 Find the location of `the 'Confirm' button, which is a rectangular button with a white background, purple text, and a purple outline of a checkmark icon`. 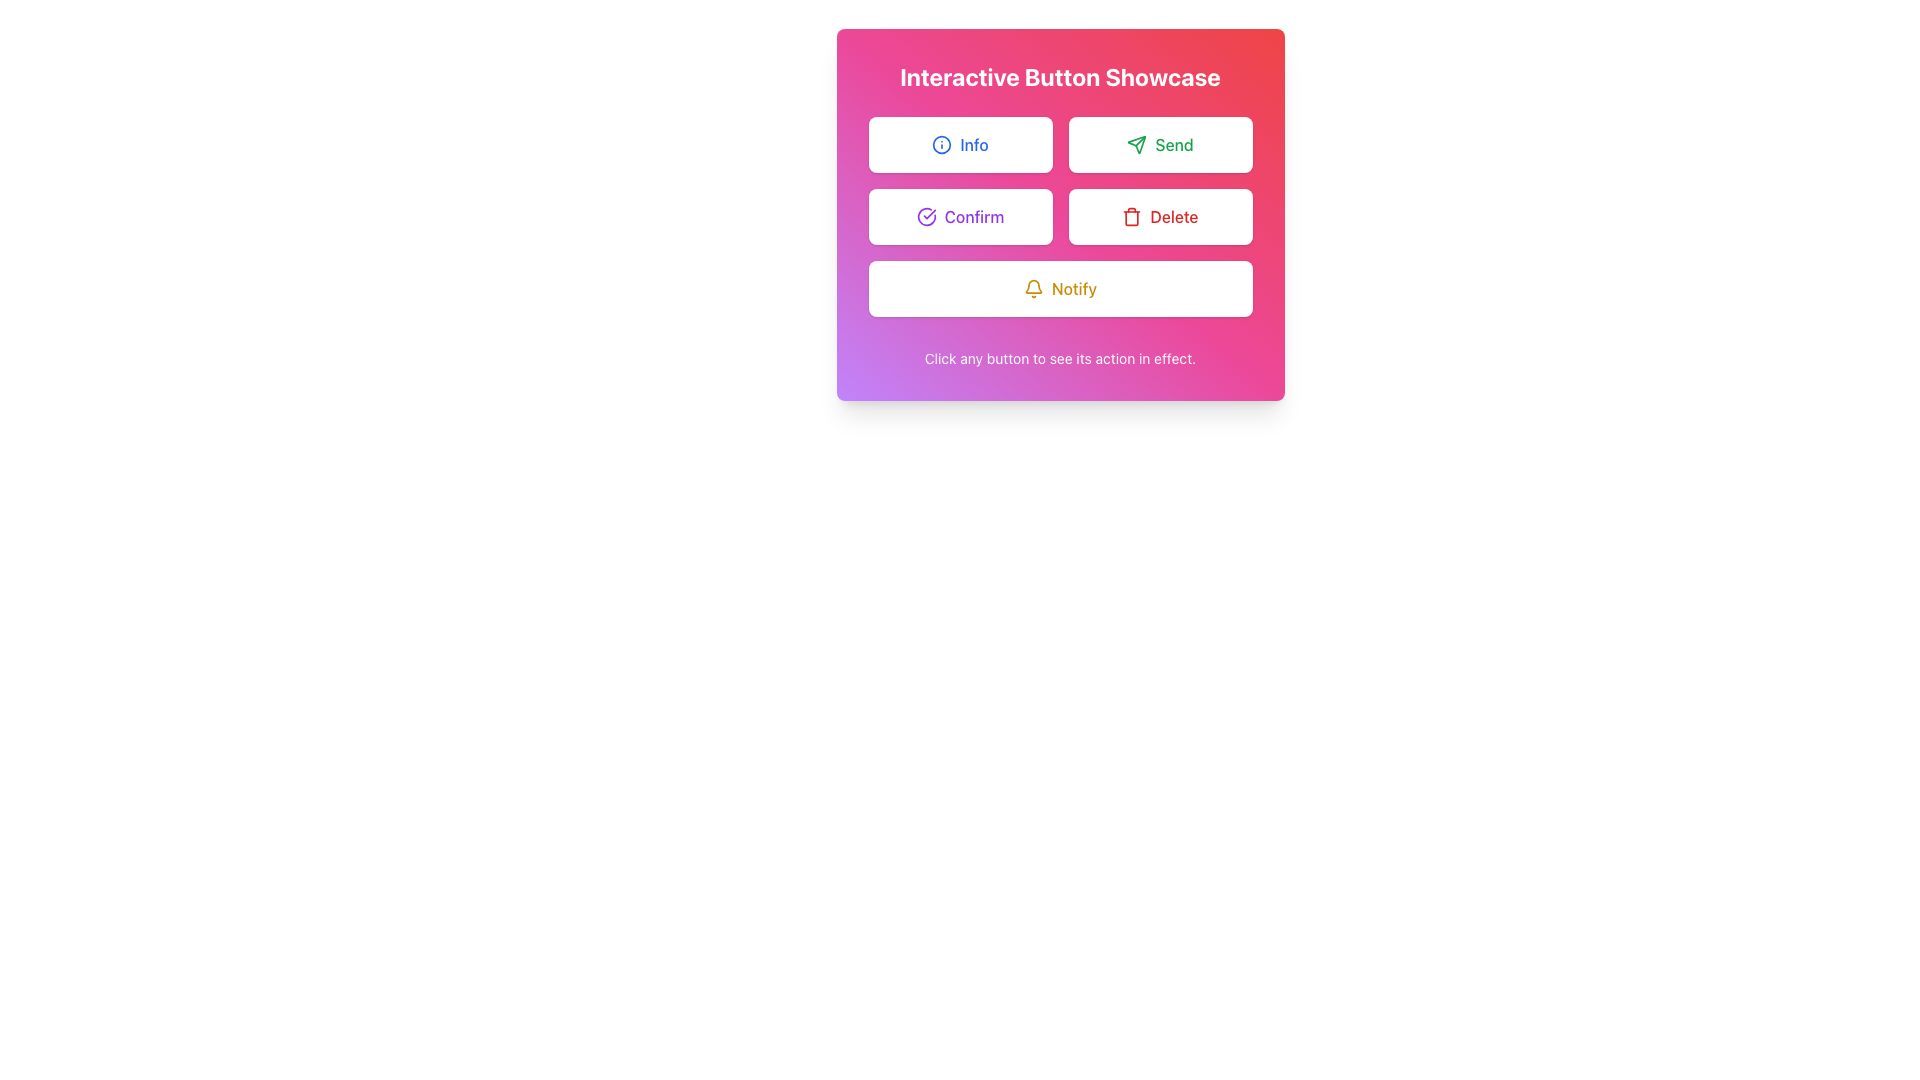

the 'Confirm' button, which is a rectangular button with a white background, purple text, and a purple outline of a checkmark icon is located at coordinates (960, 216).